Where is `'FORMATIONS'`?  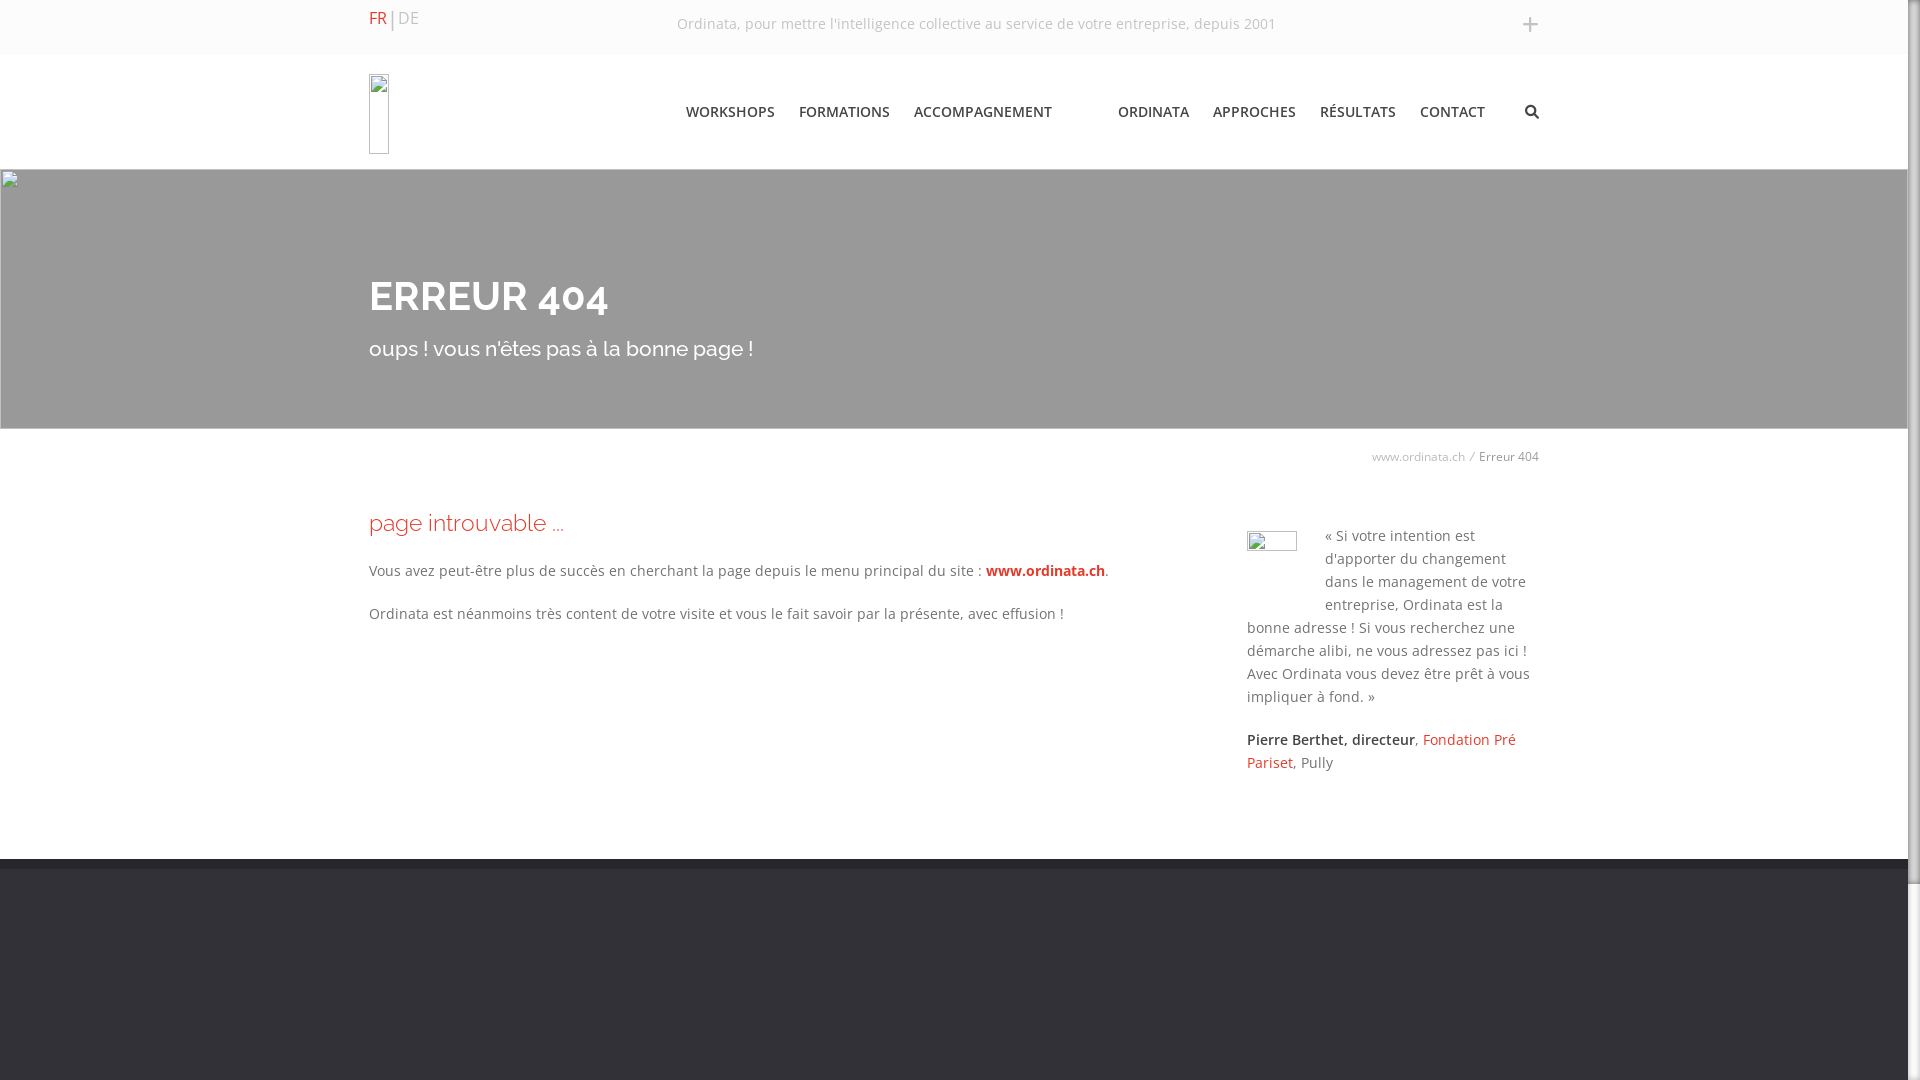
'FORMATIONS' is located at coordinates (848, 111).